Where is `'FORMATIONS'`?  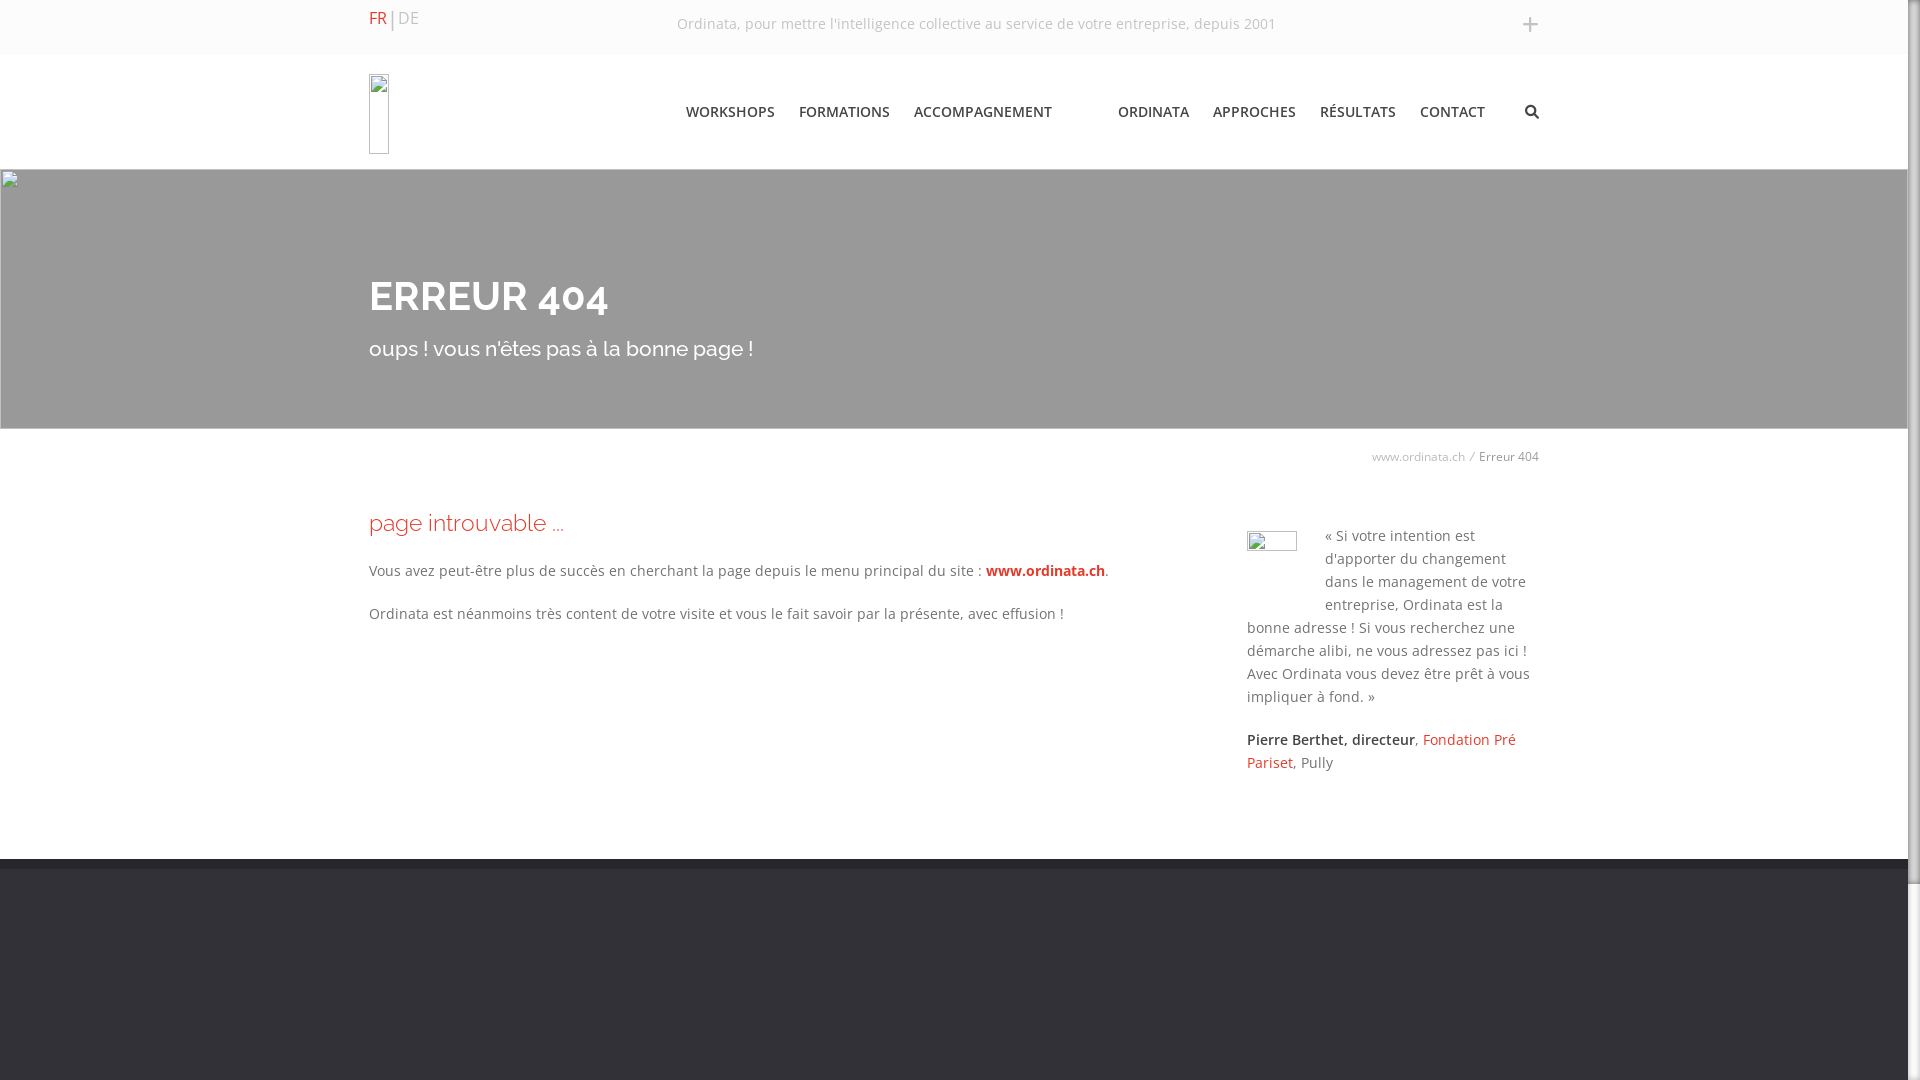
'FORMATIONS' is located at coordinates (848, 111).